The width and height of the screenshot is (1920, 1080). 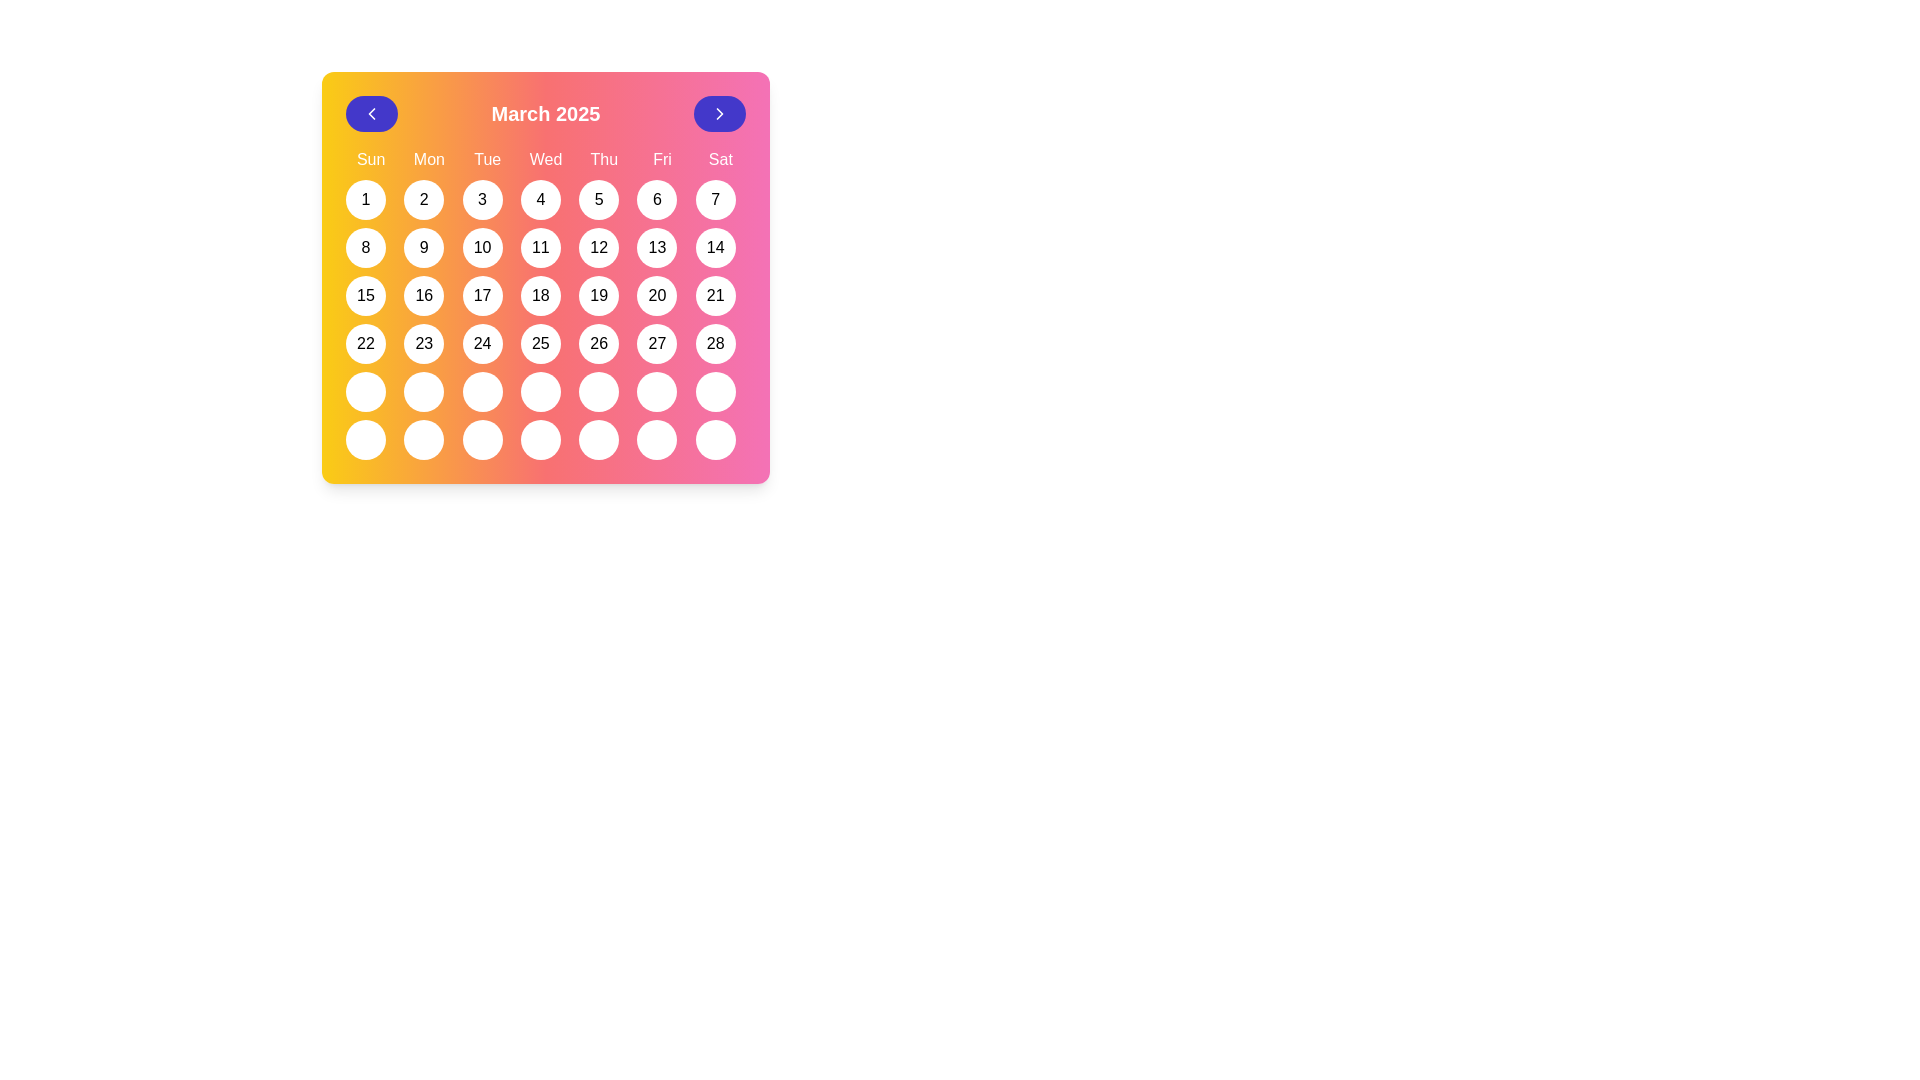 What do you see at coordinates (546, 158) in the screenshot?
I see `the static text label displaying 'Wed' in bold white font on a pink background, located in the fourth column of the top row in the calendar grid` at bounding box center [546, 158].